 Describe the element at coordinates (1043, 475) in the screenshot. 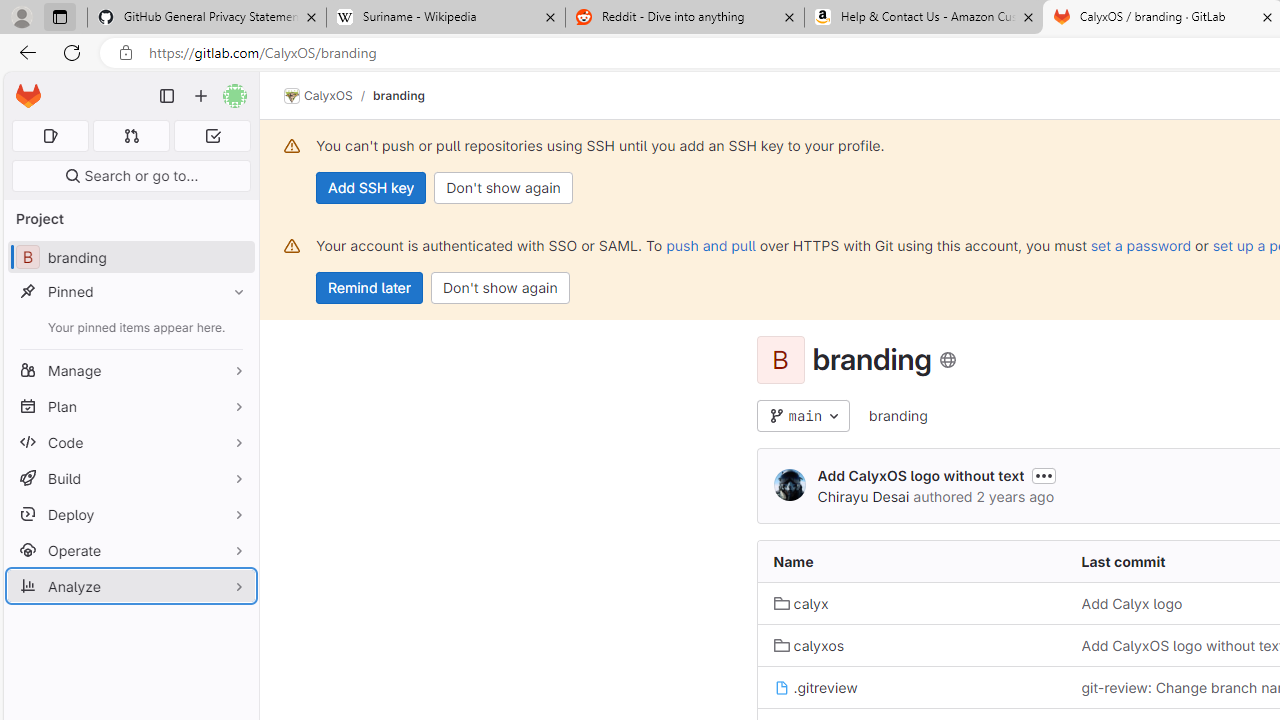

I see `'Toggle commit description'` at that location.